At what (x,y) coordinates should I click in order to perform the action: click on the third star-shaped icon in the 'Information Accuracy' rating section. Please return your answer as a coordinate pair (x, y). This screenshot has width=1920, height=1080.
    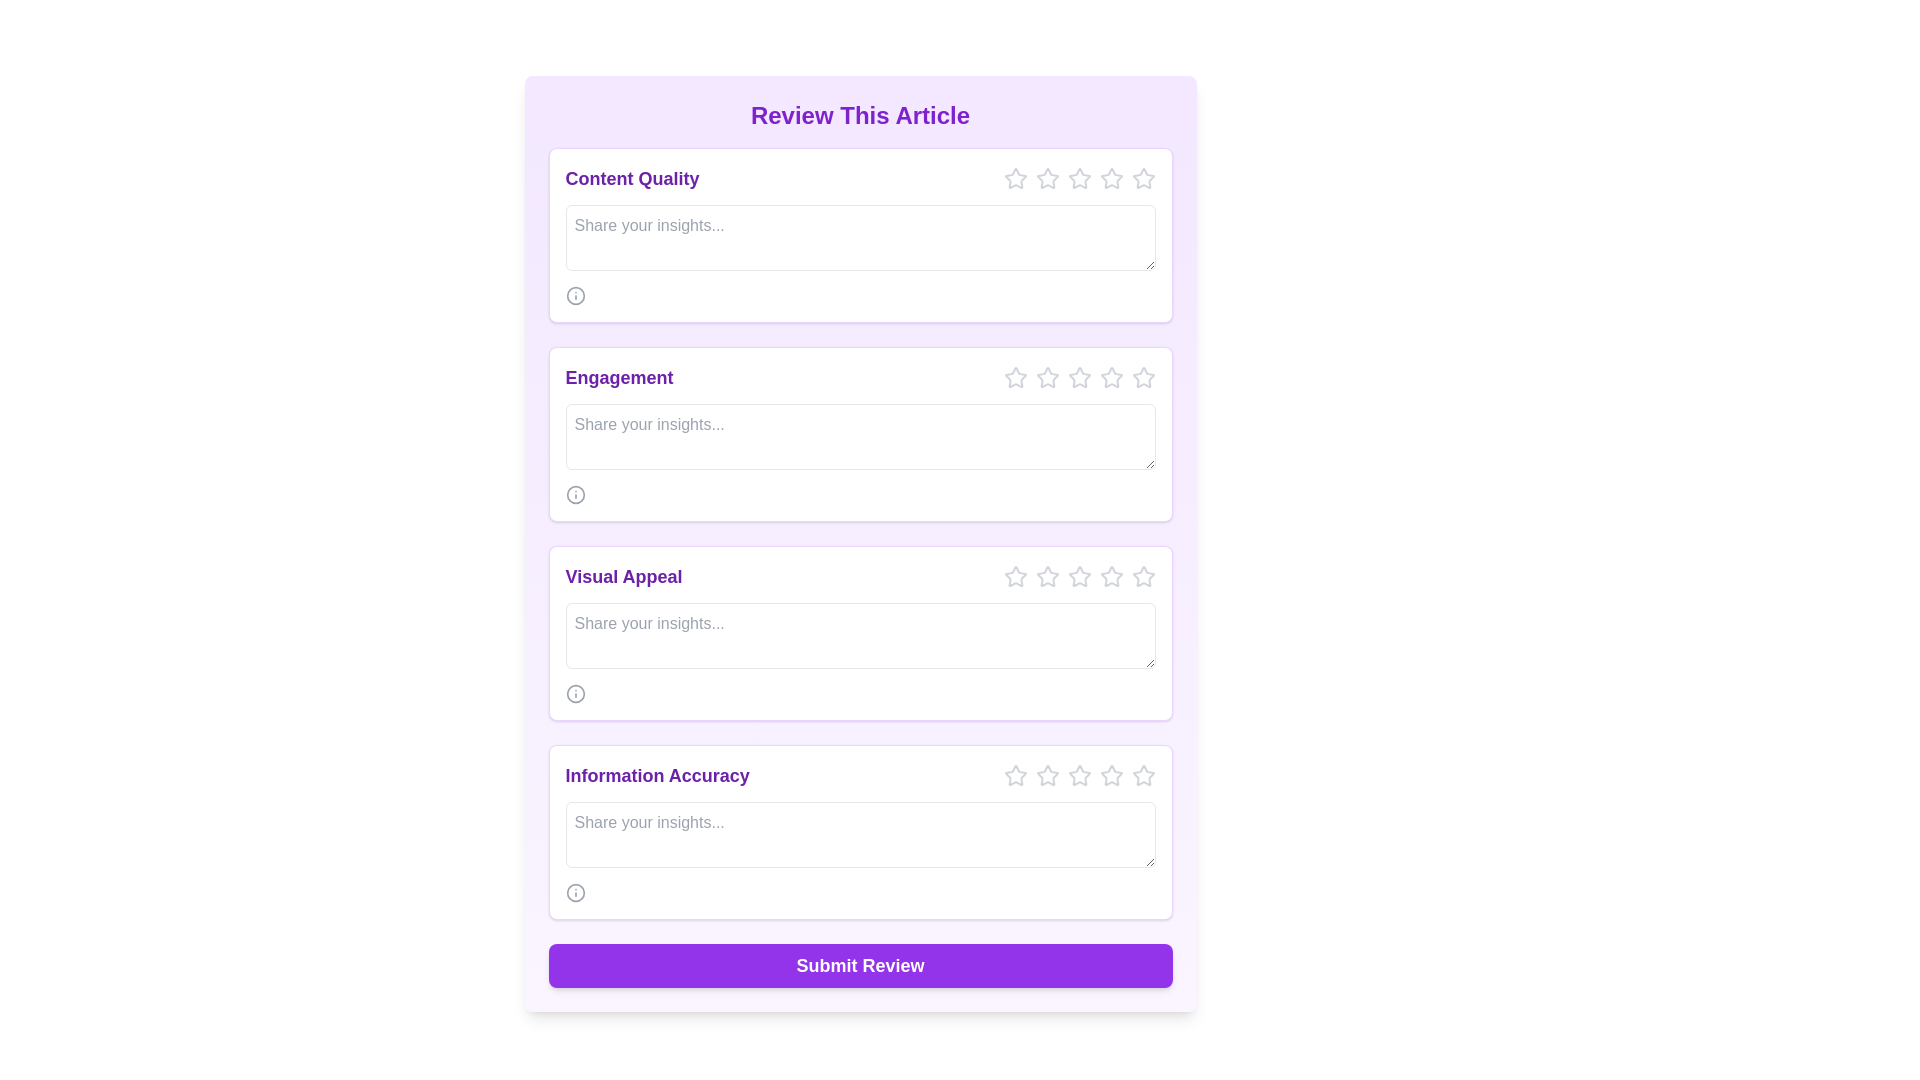
    Looking at the image, I should click on (1046, 774).